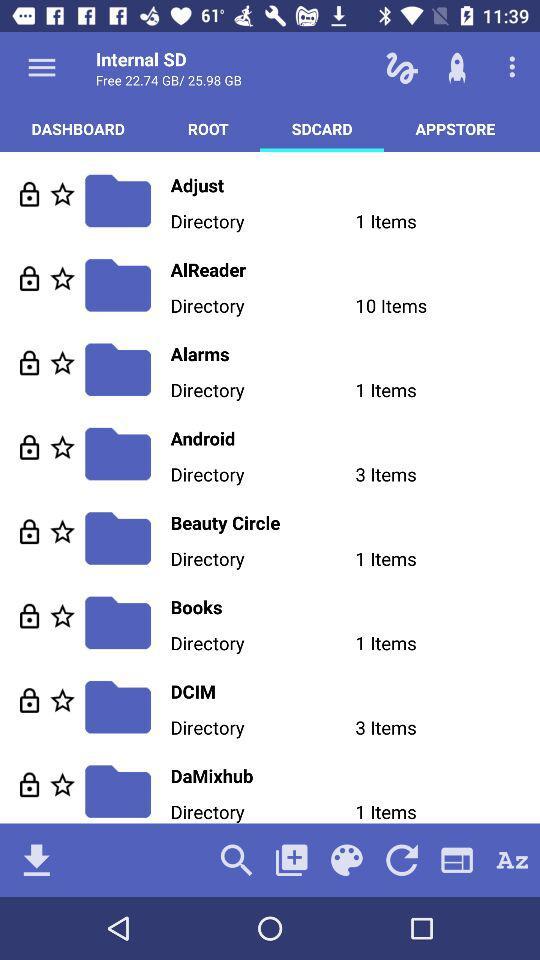  What do you see at coordinates (42, 67) in the screenshot?
I see `show options` at bounding box center [42, 67].